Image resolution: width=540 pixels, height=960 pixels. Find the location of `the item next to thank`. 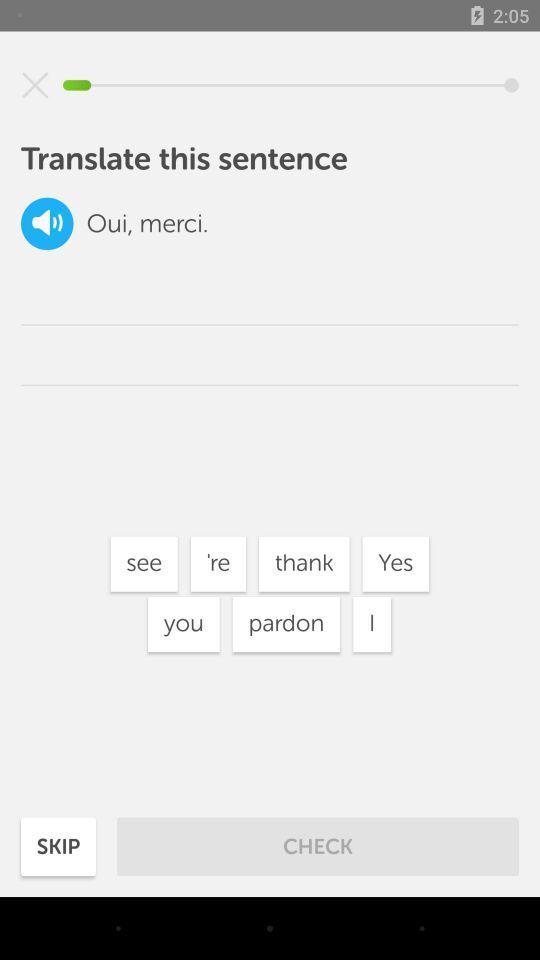

the item next to thank is located at coordinates (217, 564).